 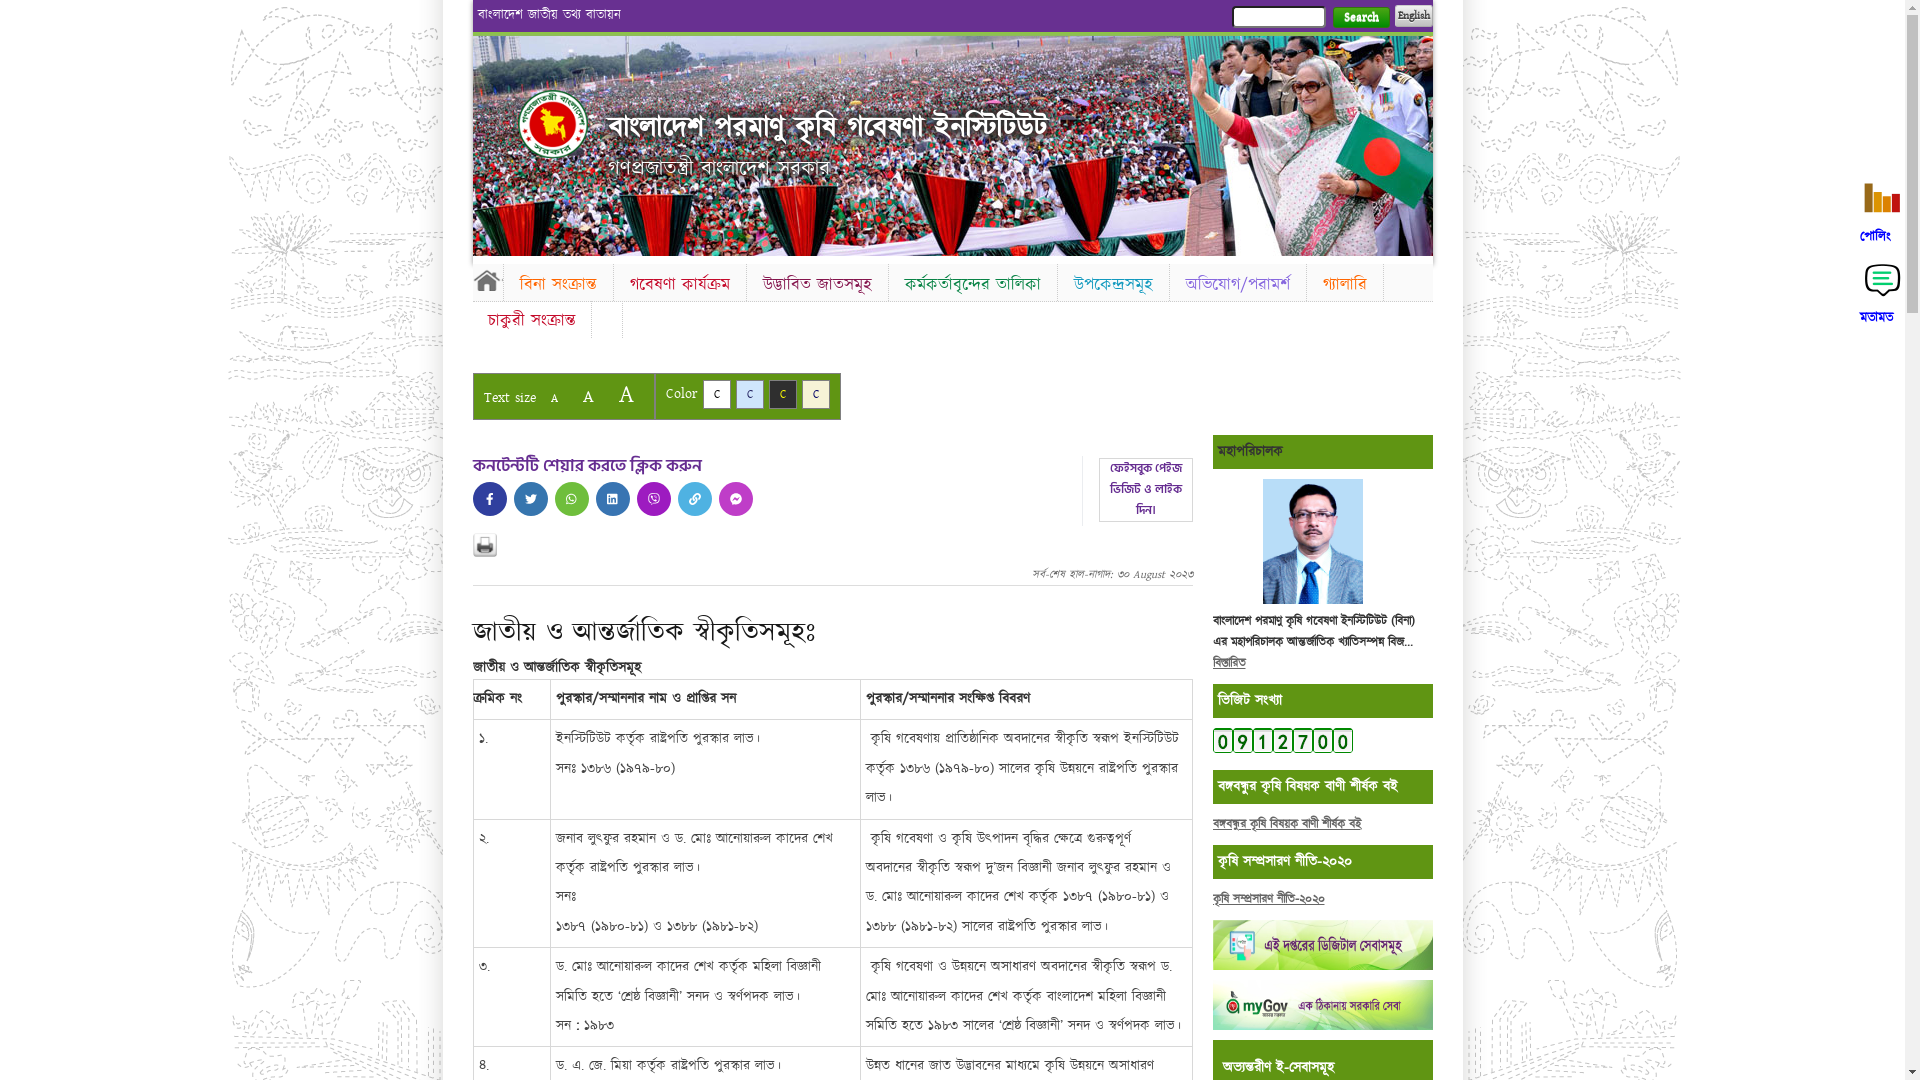 I want to click on 'English', so click(x=1411, y=15).